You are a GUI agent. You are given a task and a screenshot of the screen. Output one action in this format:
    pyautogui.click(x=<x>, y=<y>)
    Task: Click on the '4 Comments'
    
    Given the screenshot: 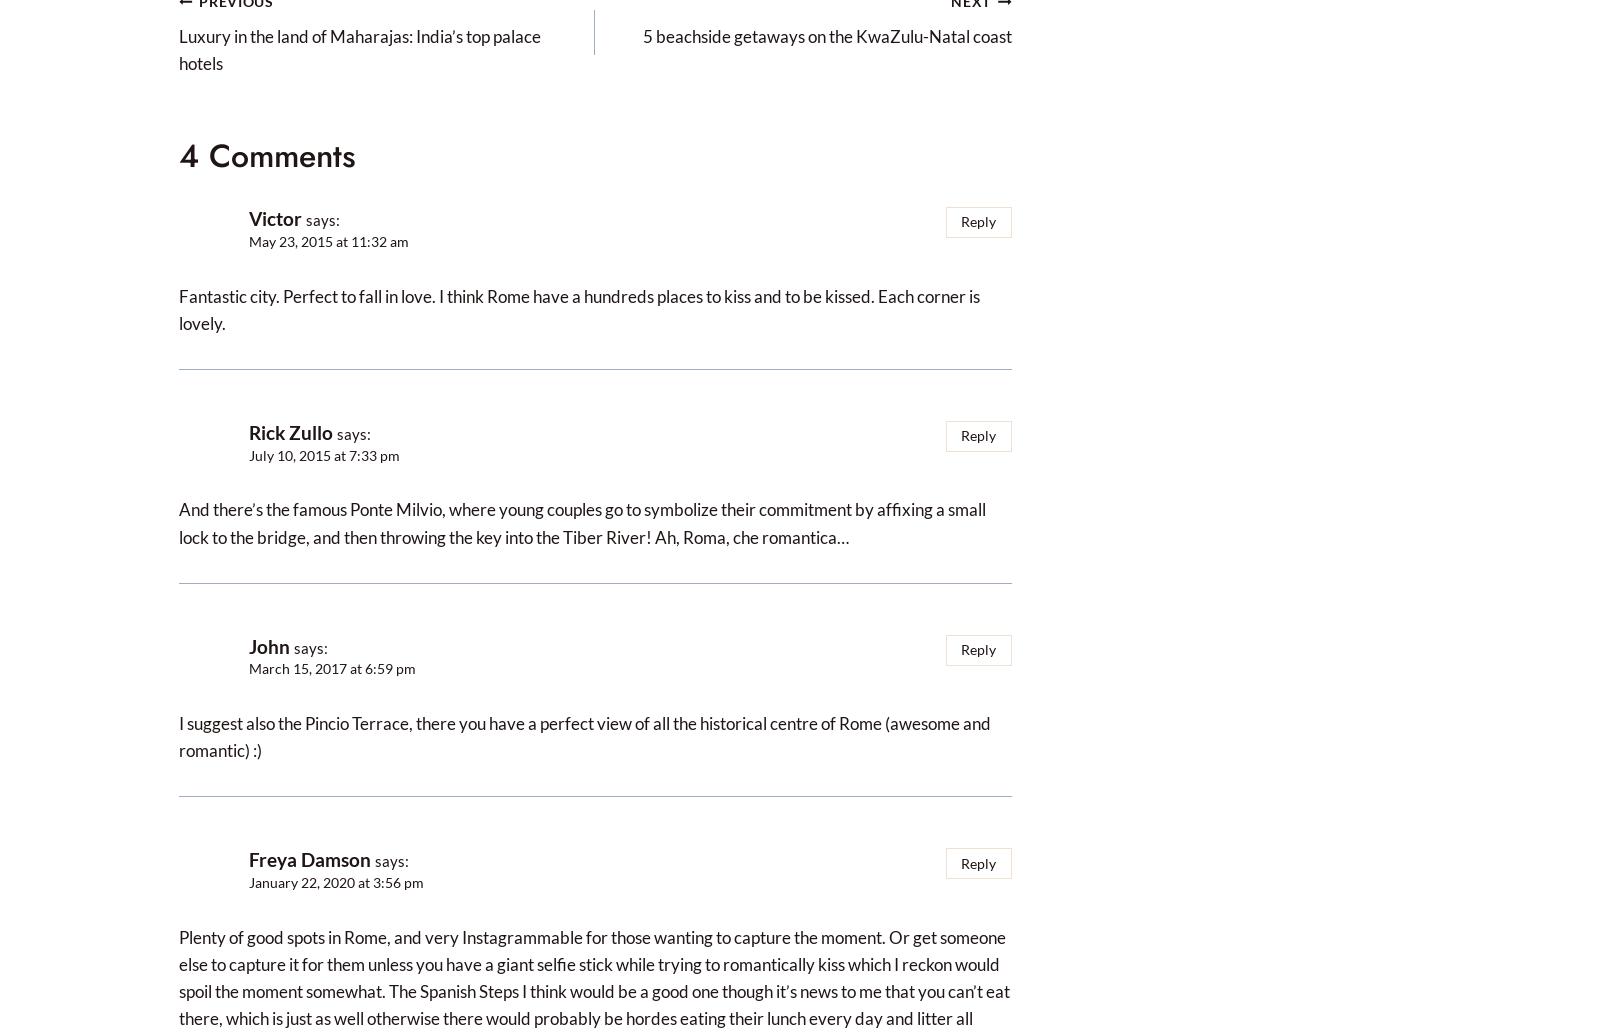 What is the action you would take?
    pyautogui.click(x=267, y=154)
    